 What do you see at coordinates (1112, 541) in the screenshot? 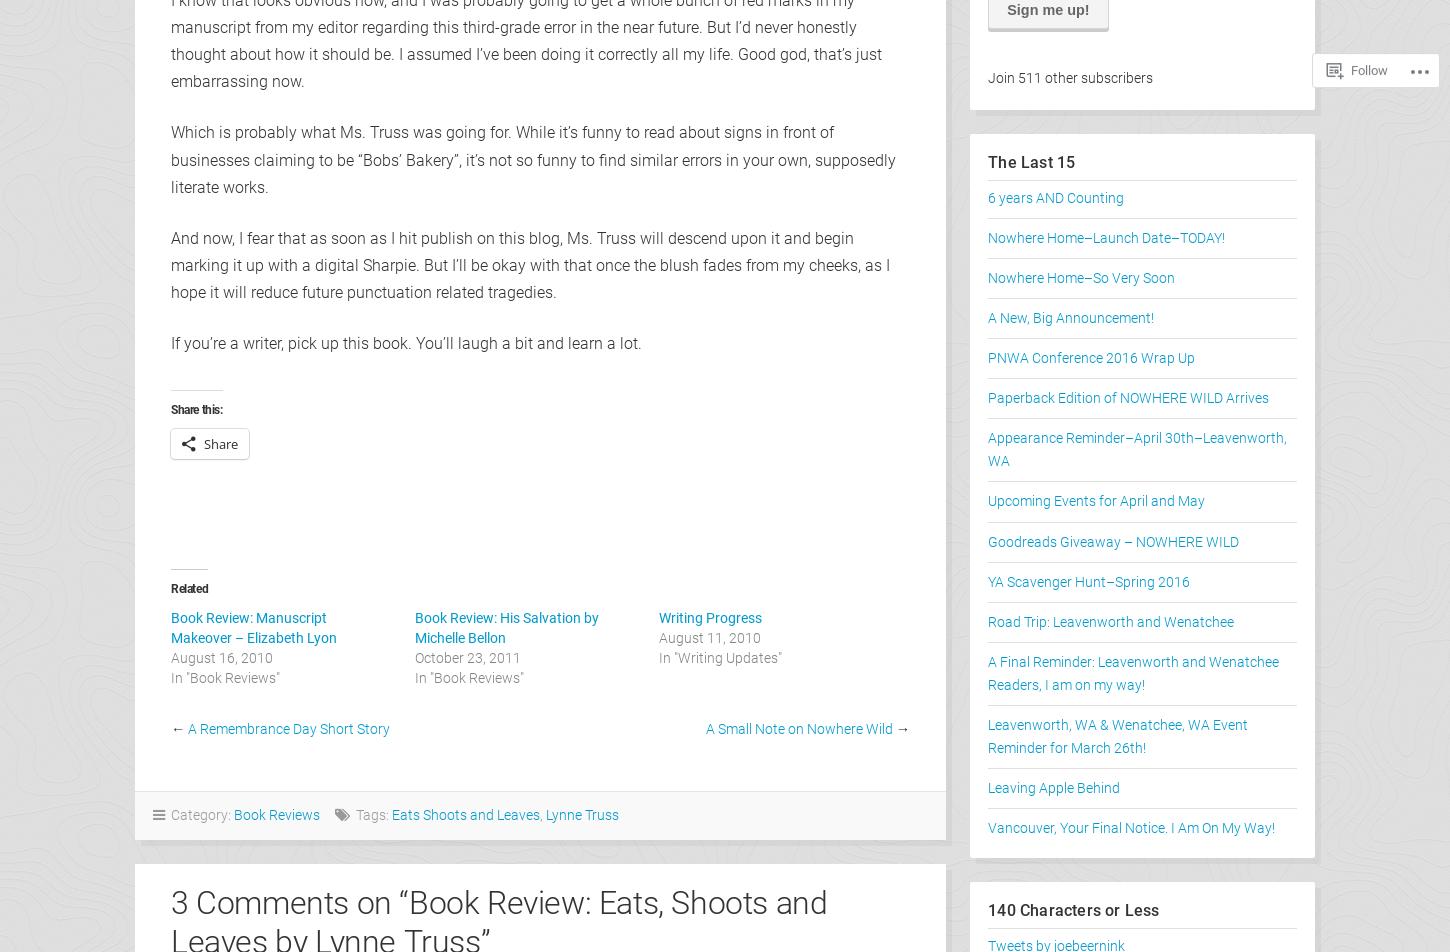
I see `'Goodreads Giveaway – NOWHERE WILD'` at bounding box center [1112, 541].